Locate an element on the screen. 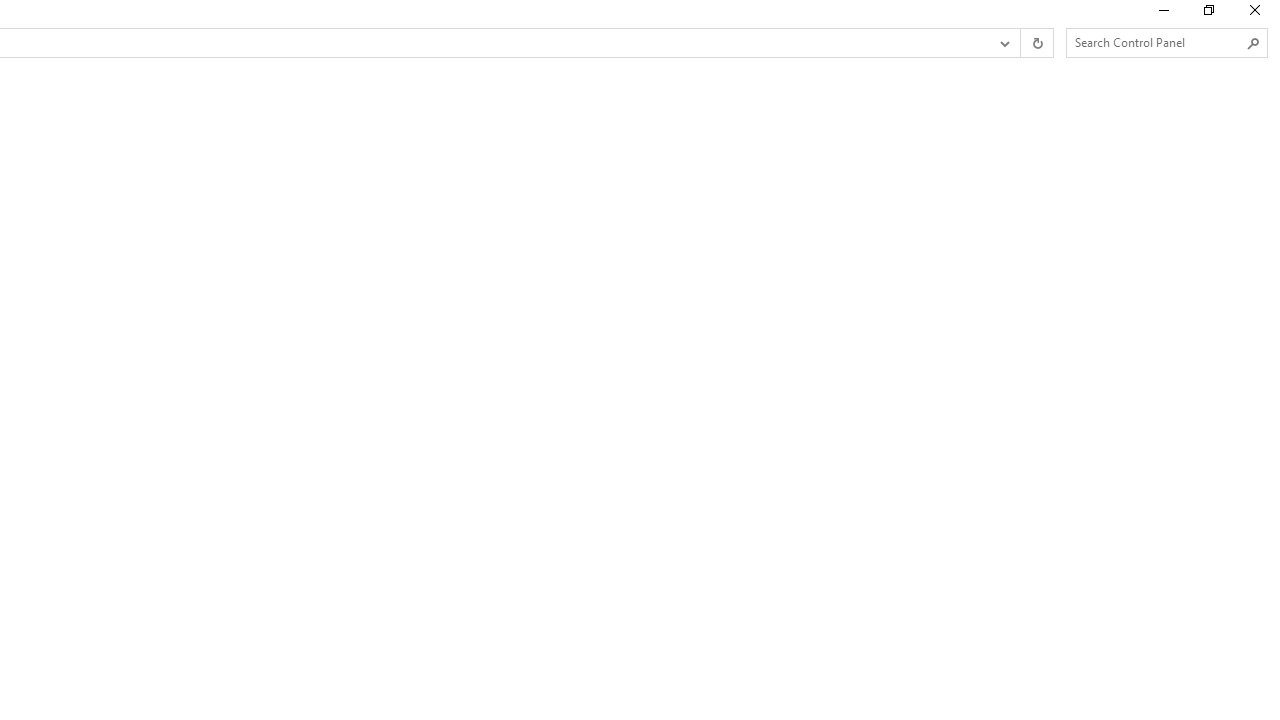 This screenshot has width=1280, height=720. 'Refresh "Appearance and Personalization" (F5)' is located at coordinates (1036, 43).